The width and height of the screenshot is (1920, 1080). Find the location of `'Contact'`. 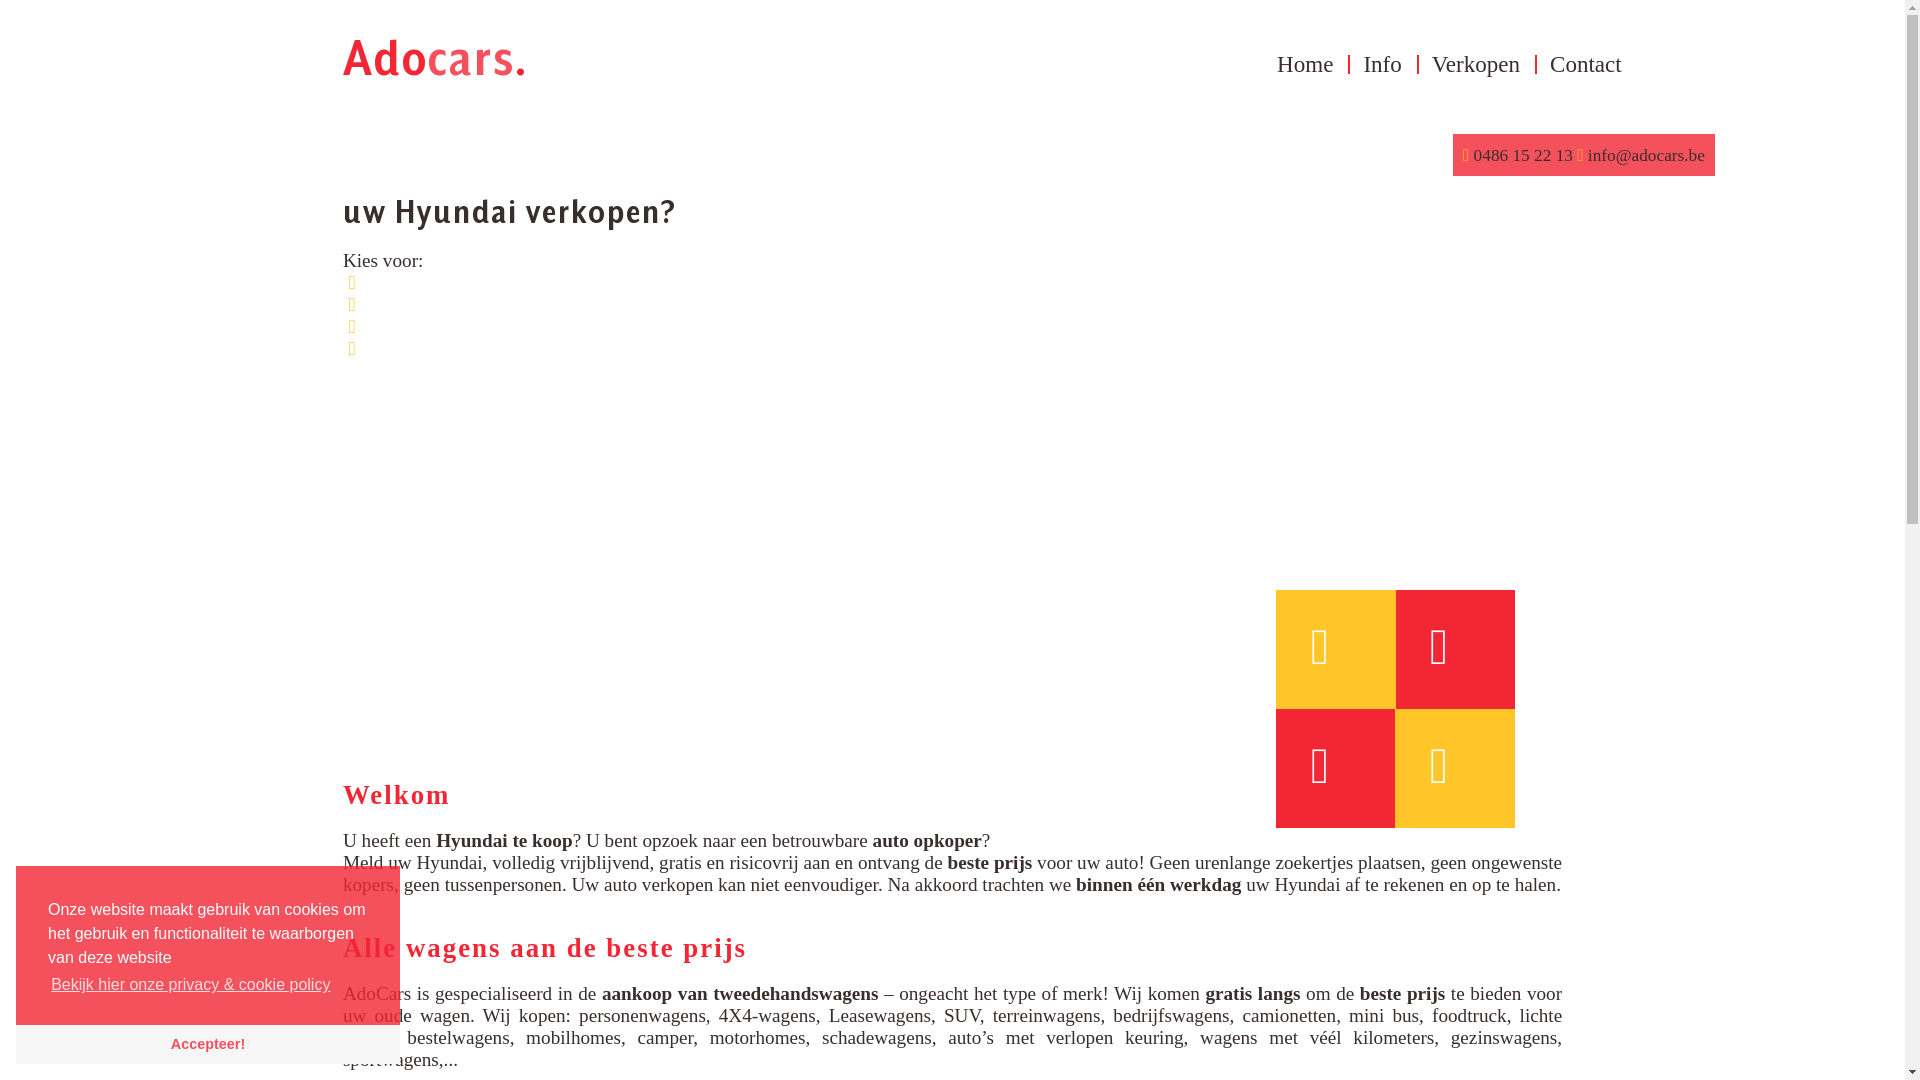

'Contact' is located at coordinates (1534, 63).